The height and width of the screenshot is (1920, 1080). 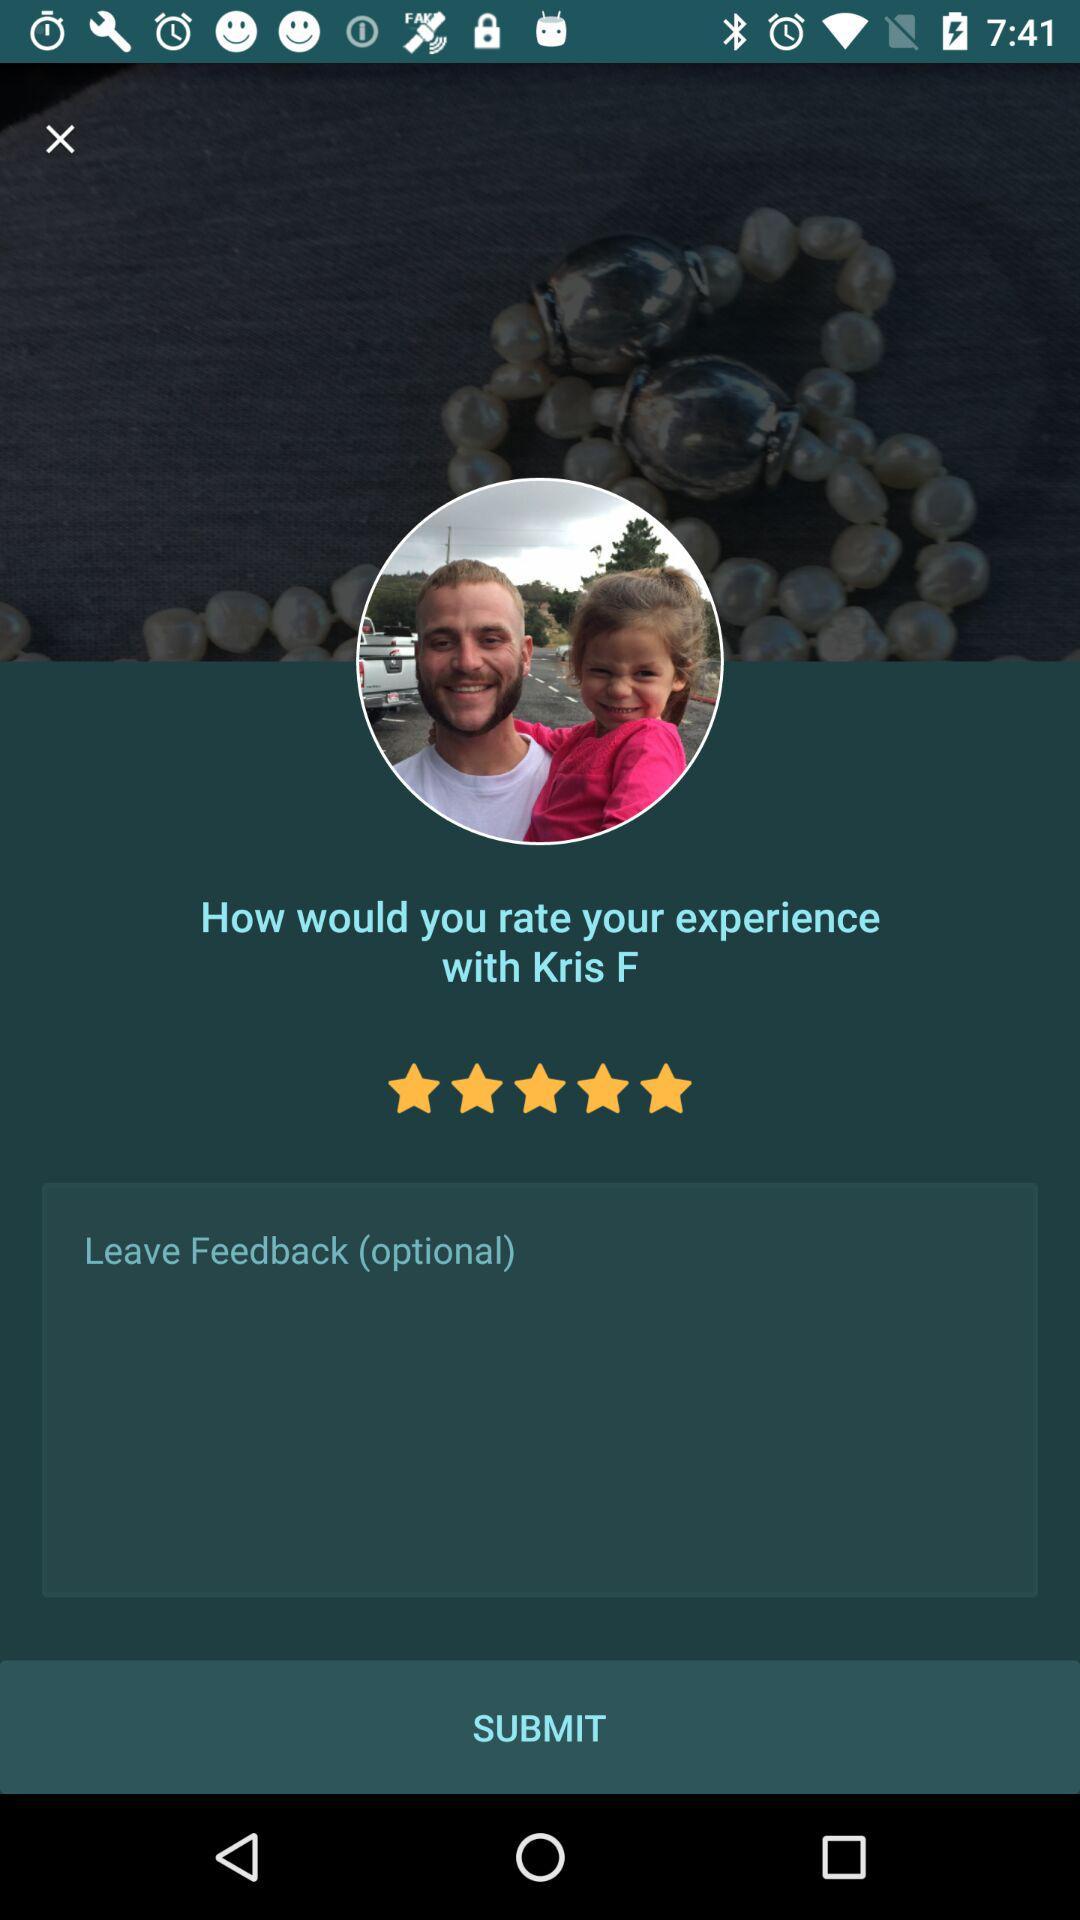 What do you see at coordinates (412, 1087) in the screenshot?
I see `give one star rating` at bounding box center [412, 1087].